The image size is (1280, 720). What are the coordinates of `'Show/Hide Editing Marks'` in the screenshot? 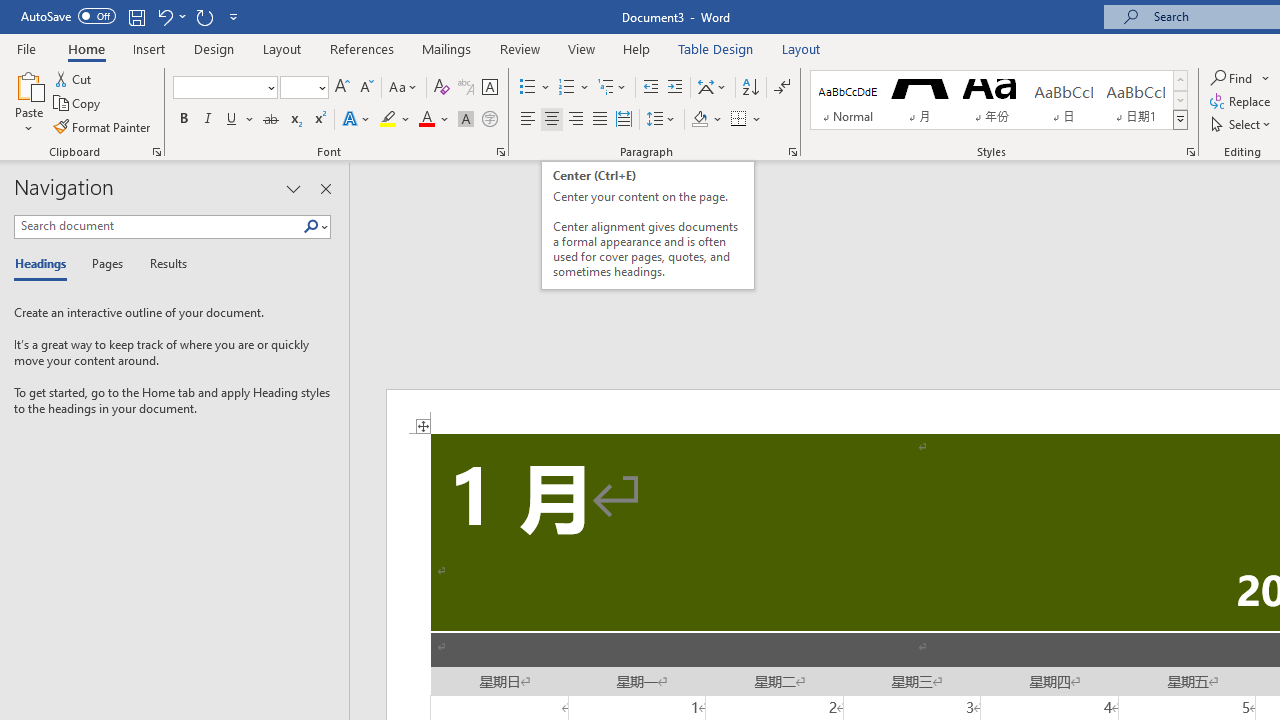 It's located at (781, 86).